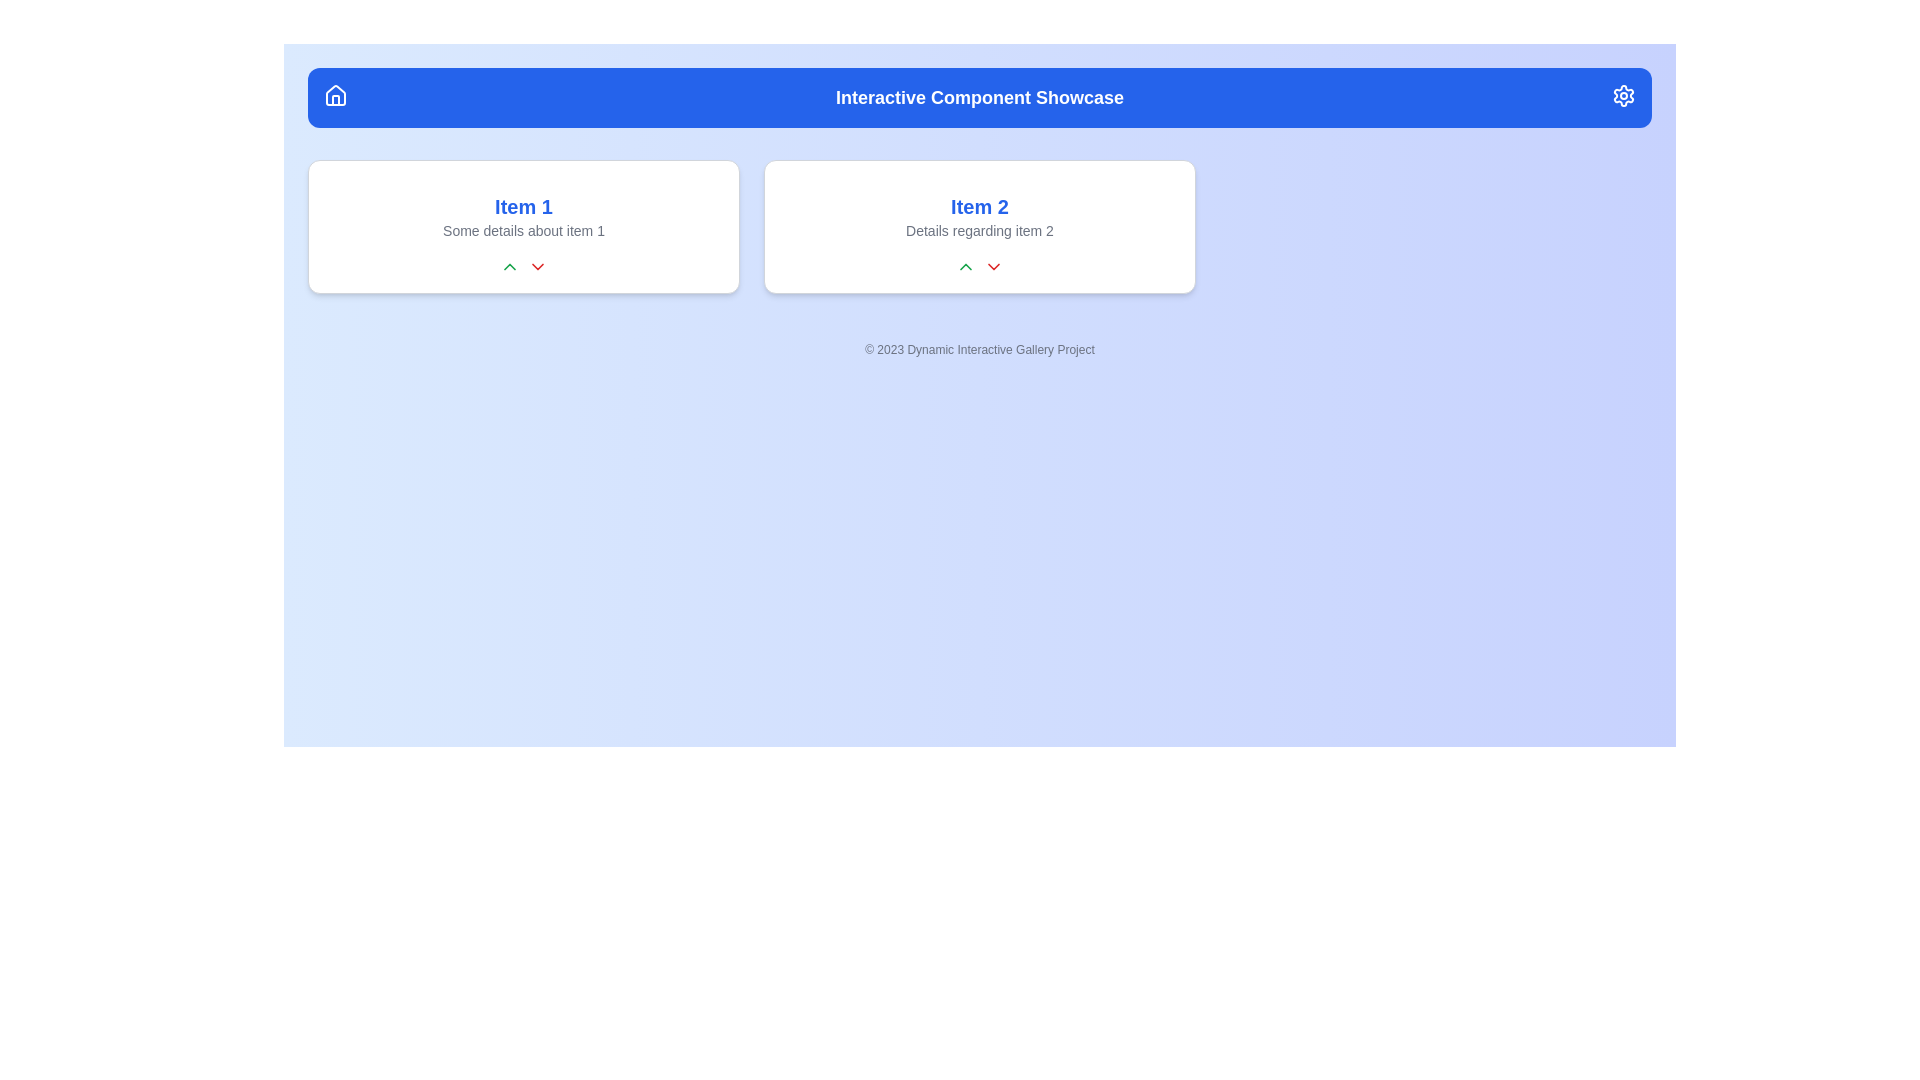 The image size is (1920, 1080). What do you see at coordinates (523, 265) in the screenshot?
I see `the horizontal button group with up and down arrows for Item 1` at bounding box center [523, 265].